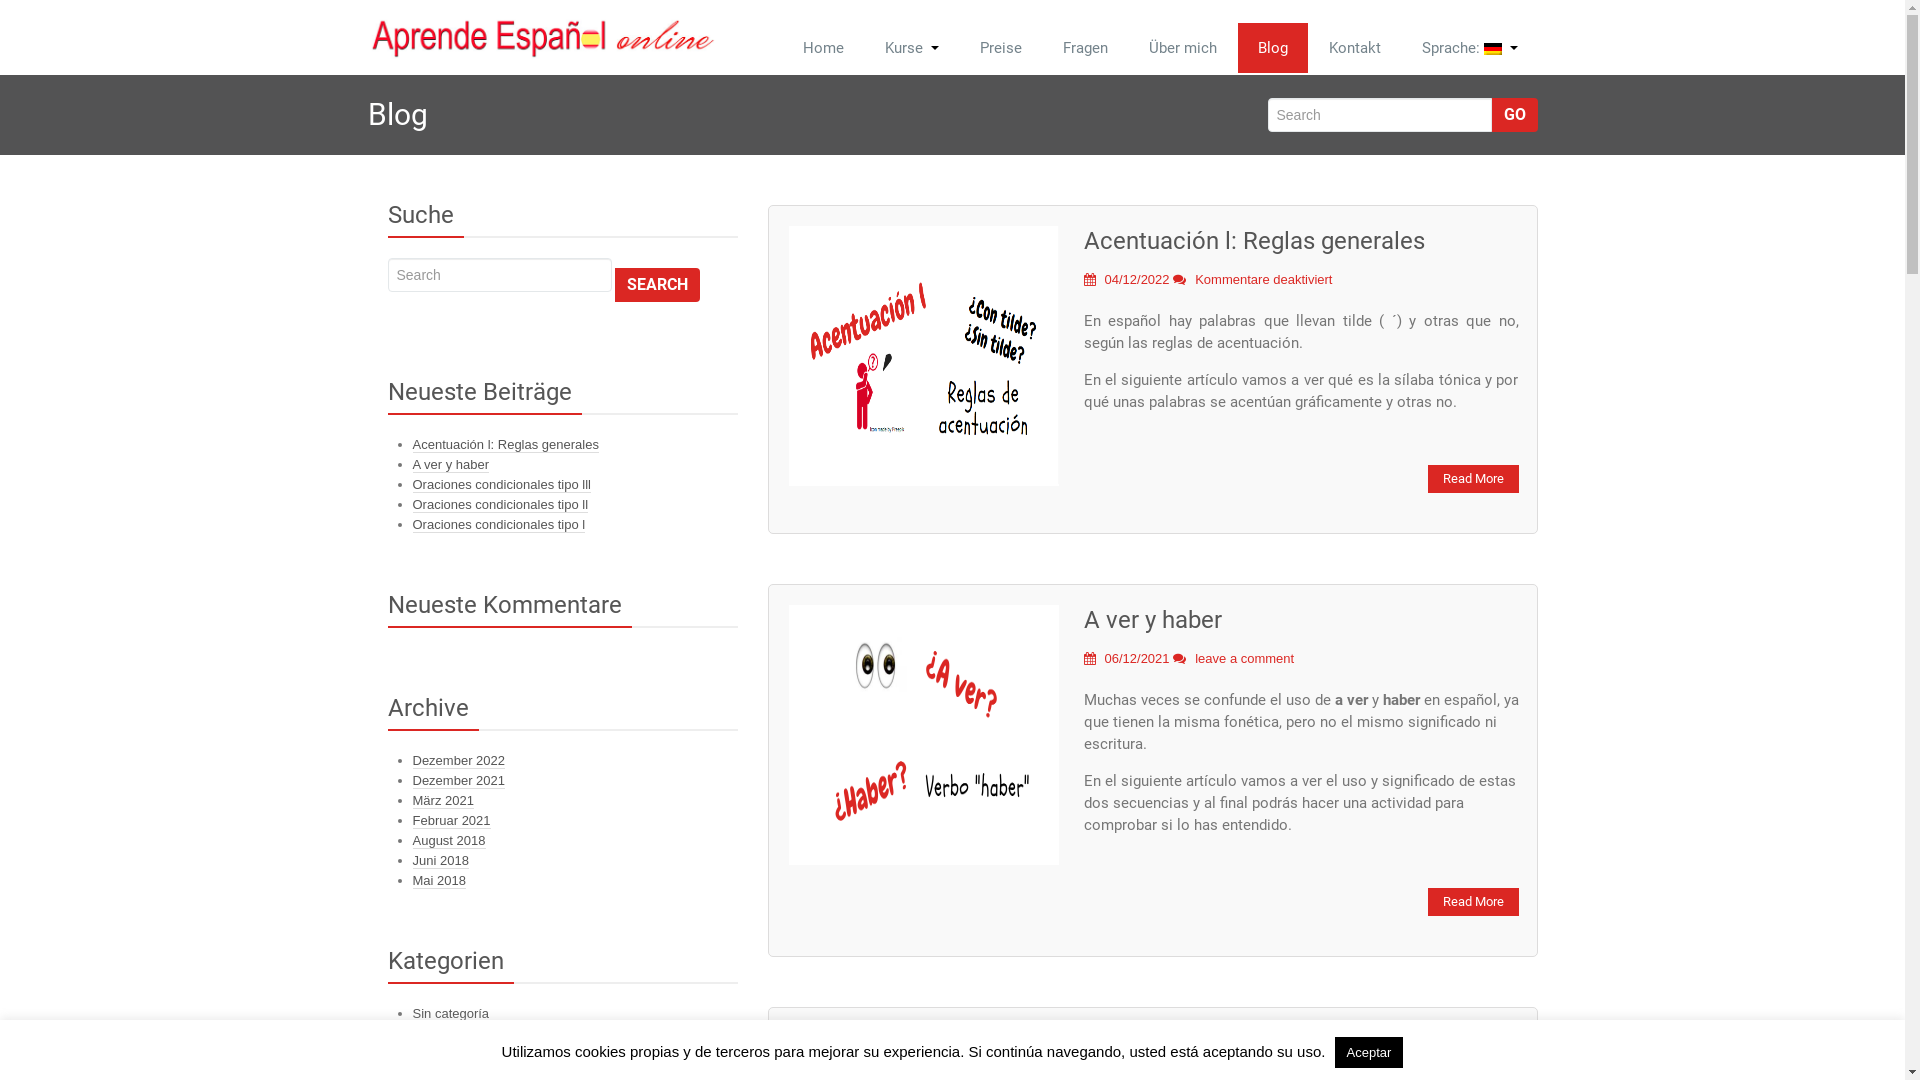 This screenshot has width=1920, height=1080. Describe the element at coordinates (498, 523) in the screenshot. I see `'Oraciones condicionales tipo l'` at that location.